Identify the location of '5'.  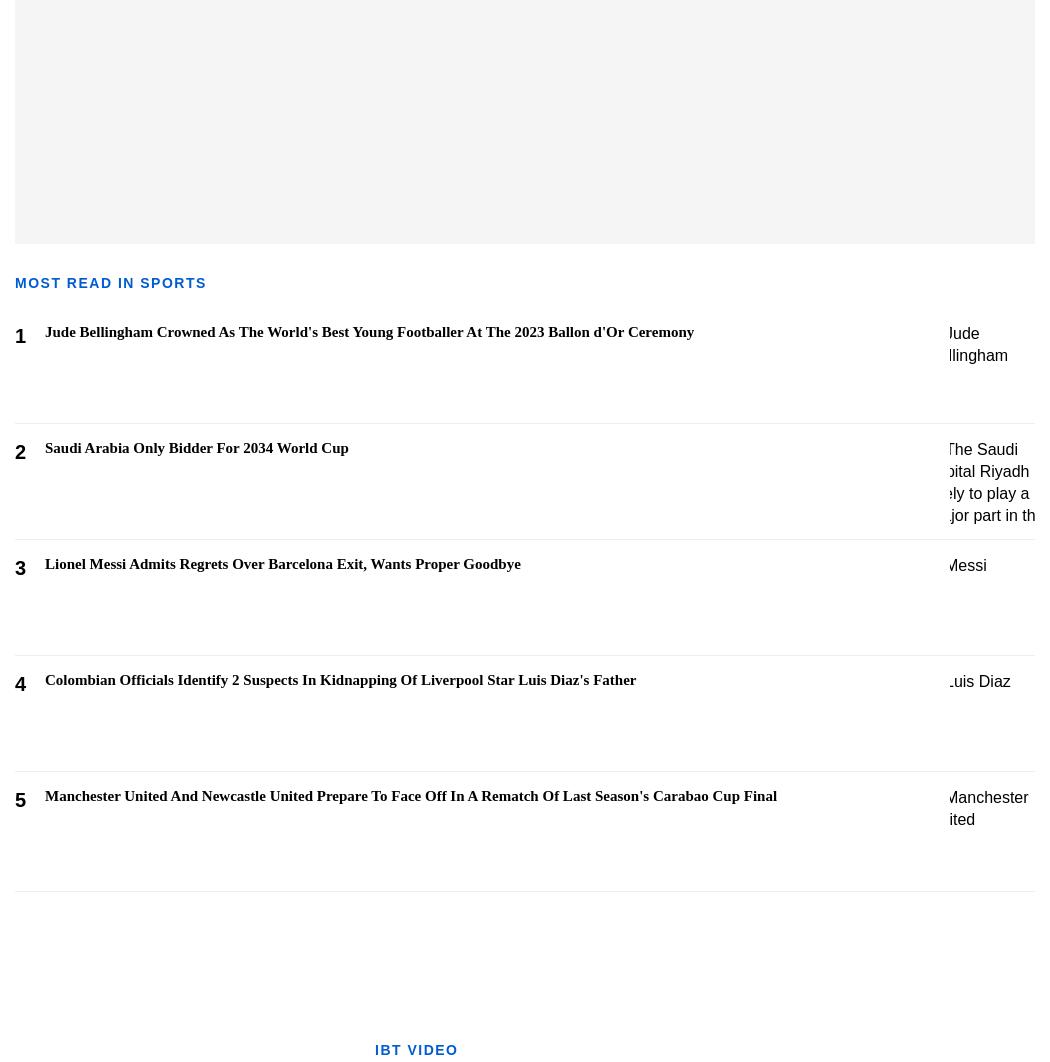
(20, 799).